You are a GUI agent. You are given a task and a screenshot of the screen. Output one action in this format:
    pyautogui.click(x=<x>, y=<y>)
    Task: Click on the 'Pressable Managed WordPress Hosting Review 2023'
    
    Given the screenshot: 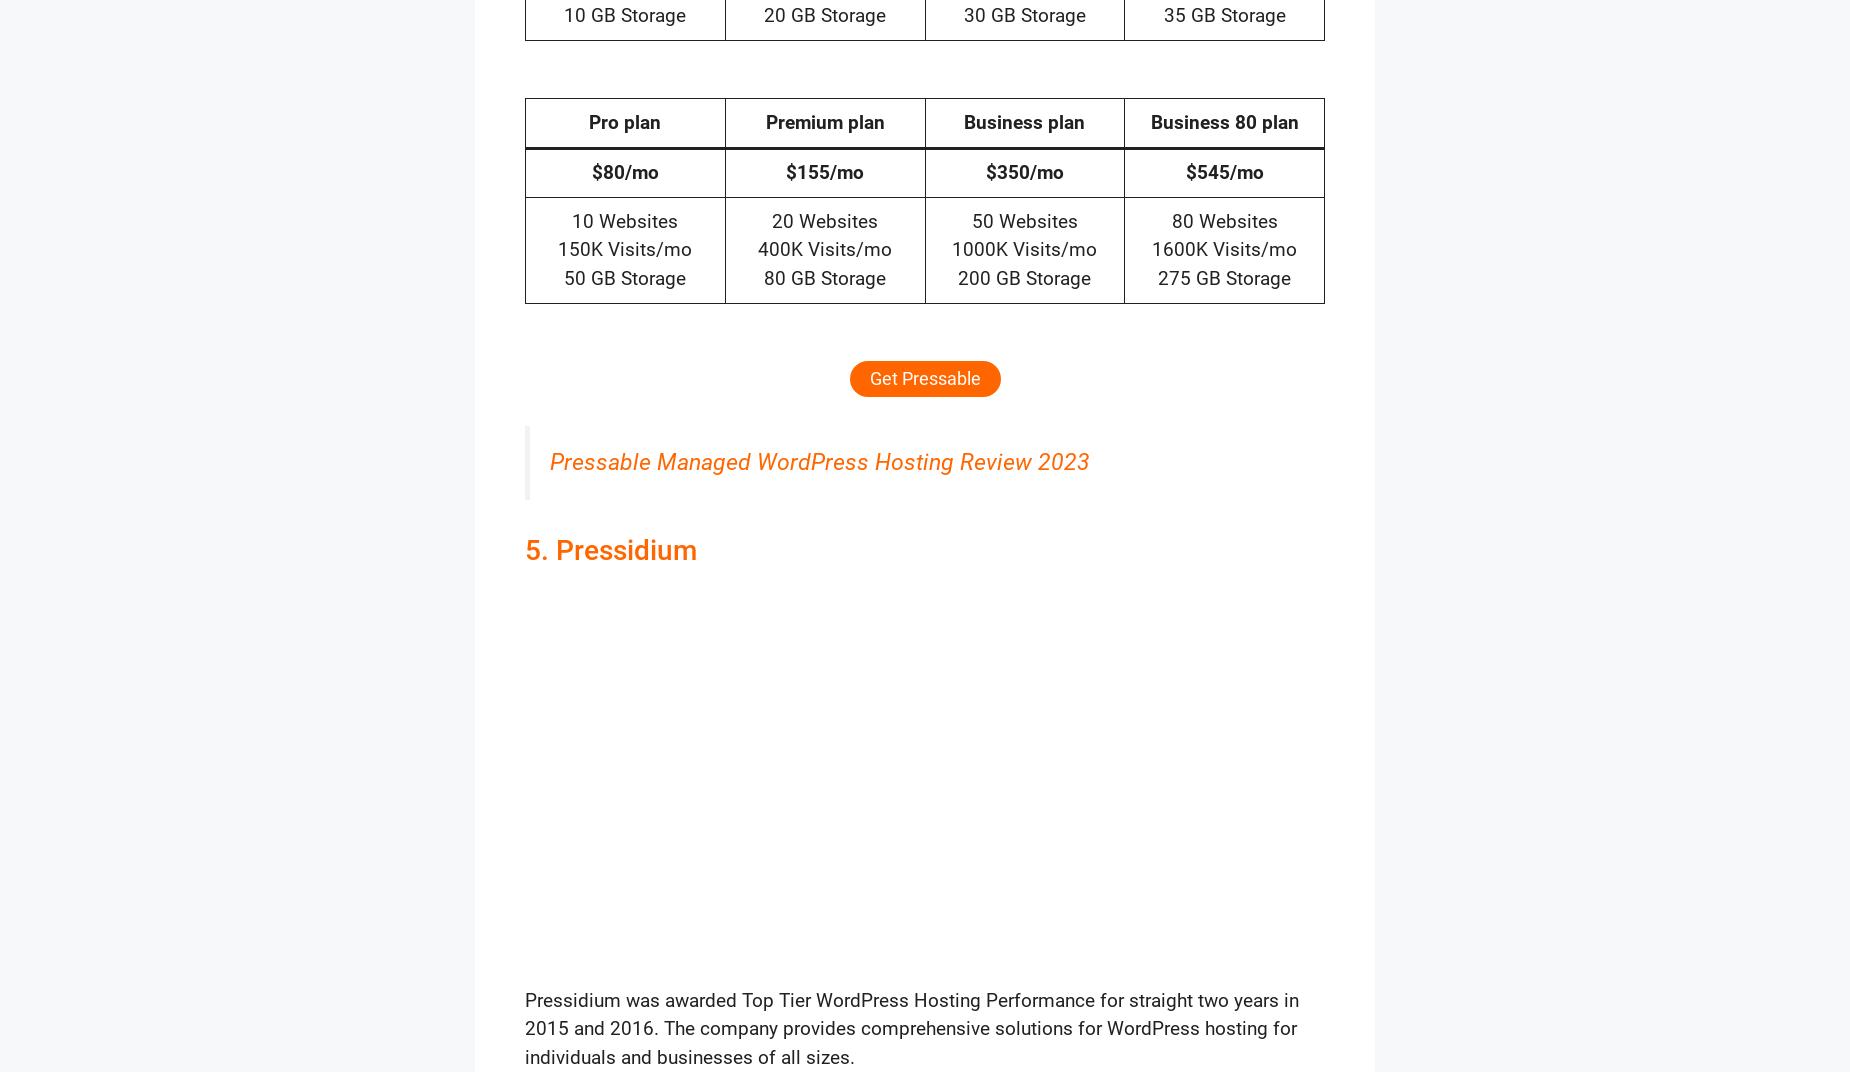 What is the action you would take?
    pyautogui.click(x=819, y=460)
    